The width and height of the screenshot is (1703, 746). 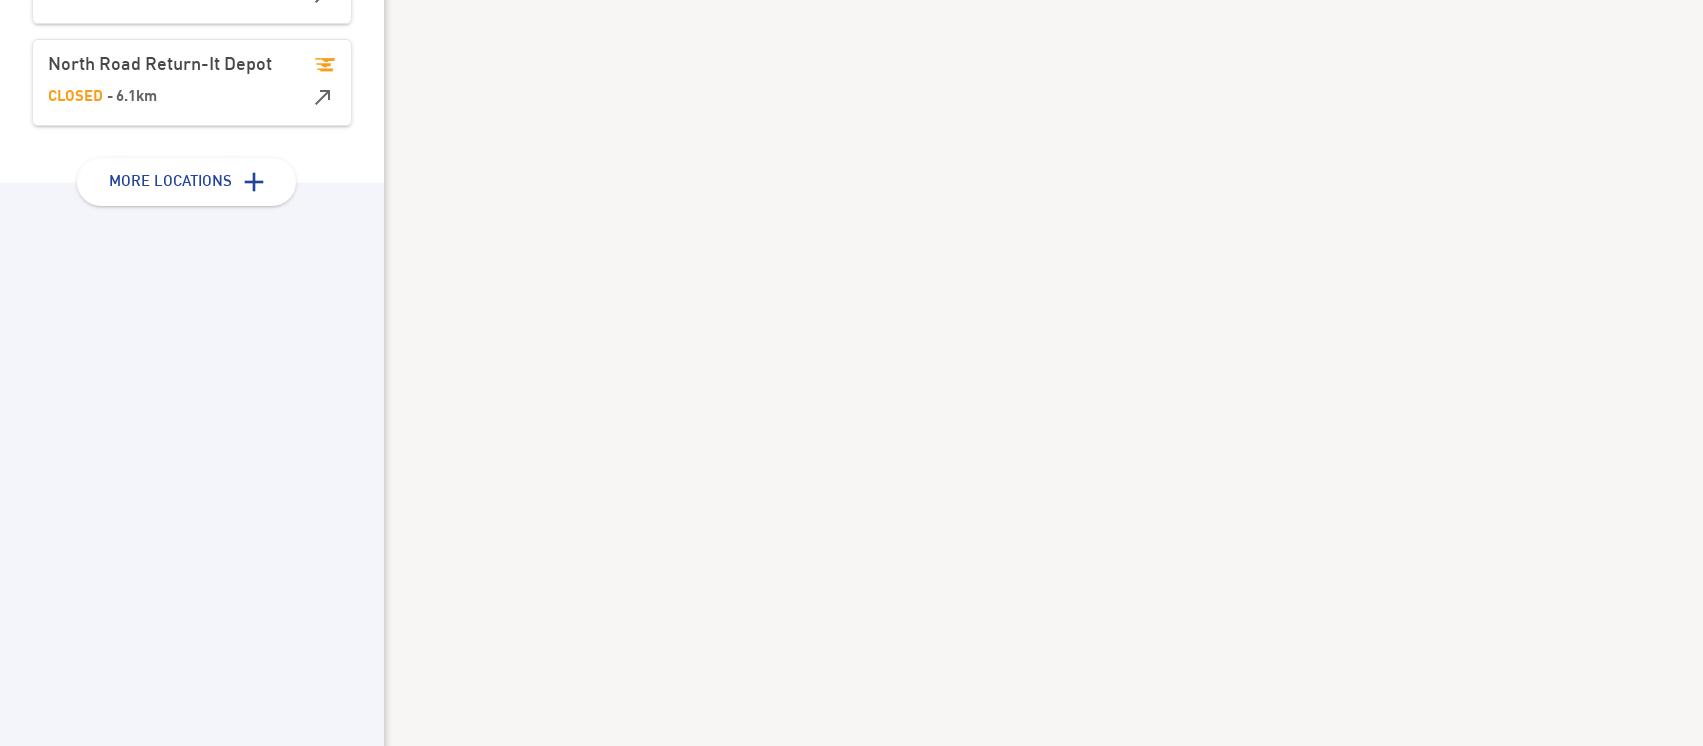 What do you see at coordinates (640, 178) in the screenshot?
I see `'Gable Top'` at bounding box center [640, 178].